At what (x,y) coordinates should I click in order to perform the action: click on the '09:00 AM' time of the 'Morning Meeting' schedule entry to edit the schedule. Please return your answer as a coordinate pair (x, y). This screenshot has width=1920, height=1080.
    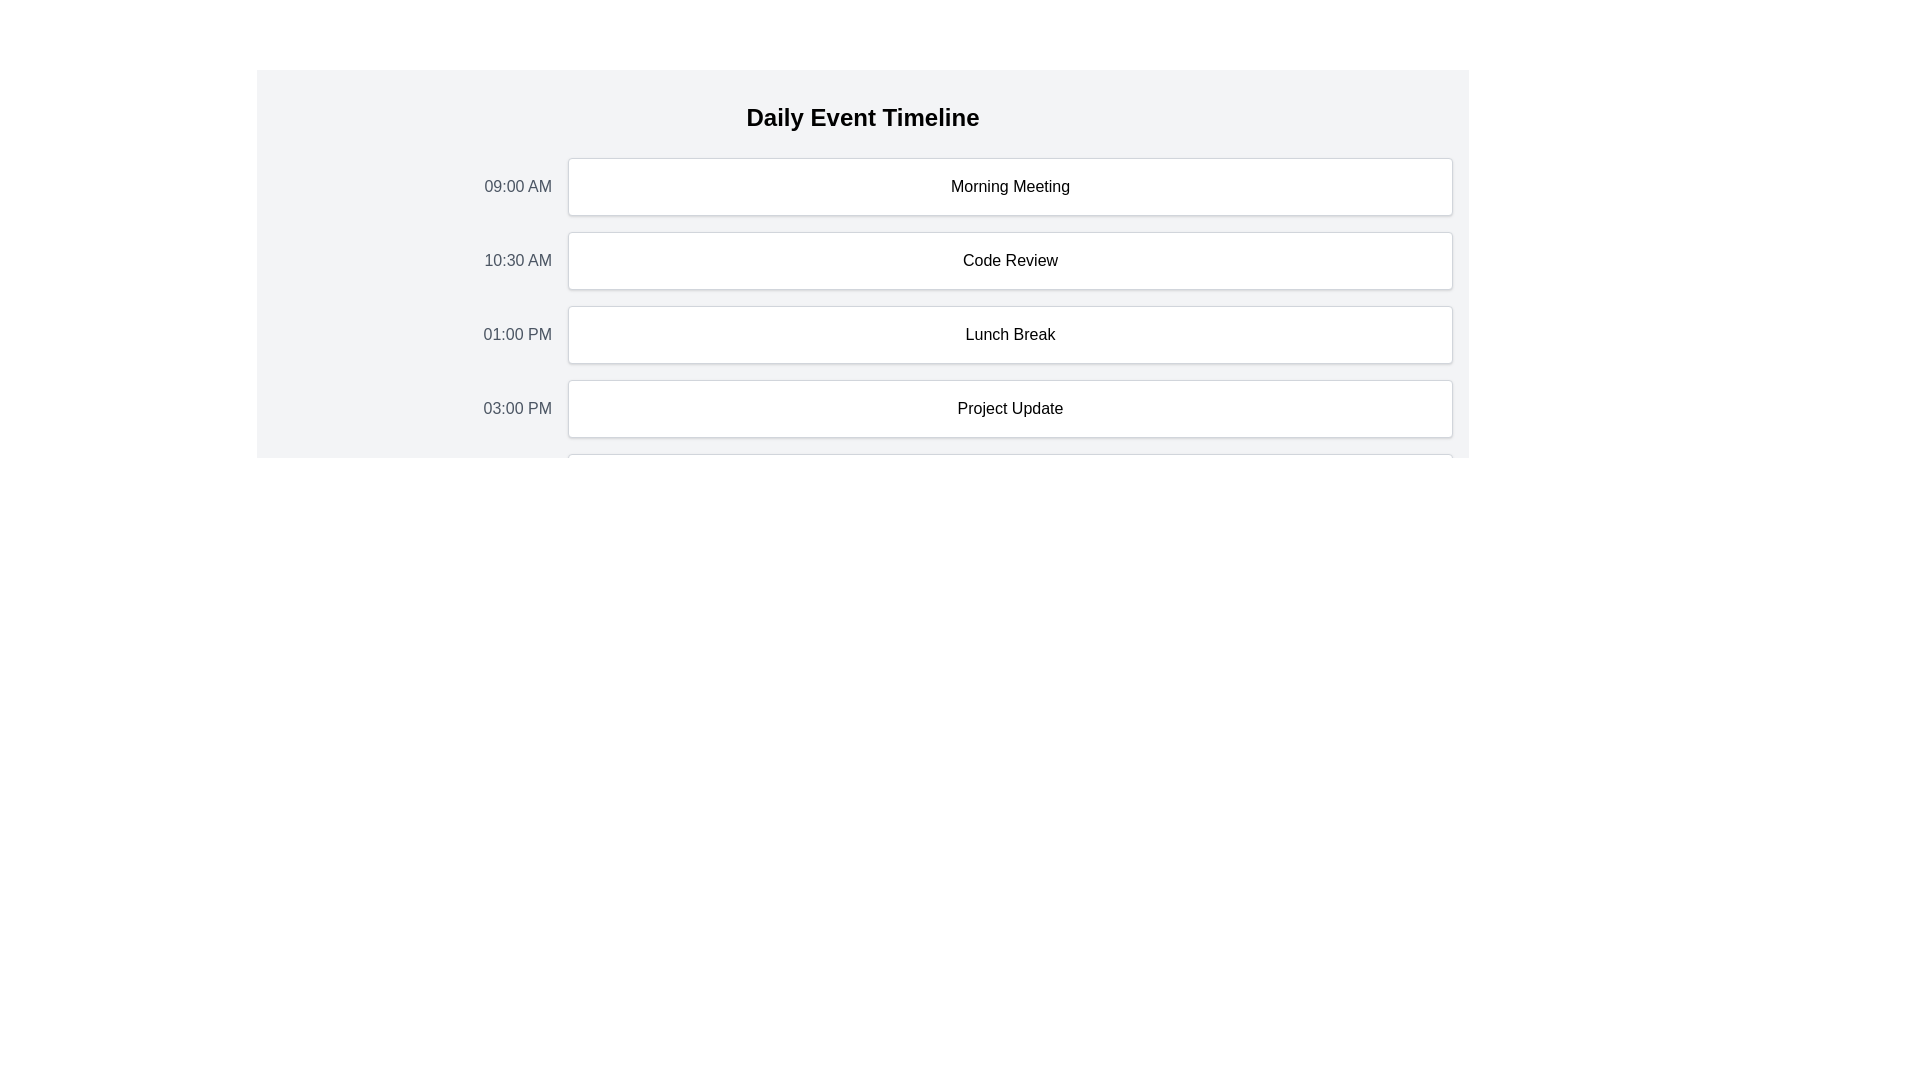
    Looking at the image, I should click on (863, 186).